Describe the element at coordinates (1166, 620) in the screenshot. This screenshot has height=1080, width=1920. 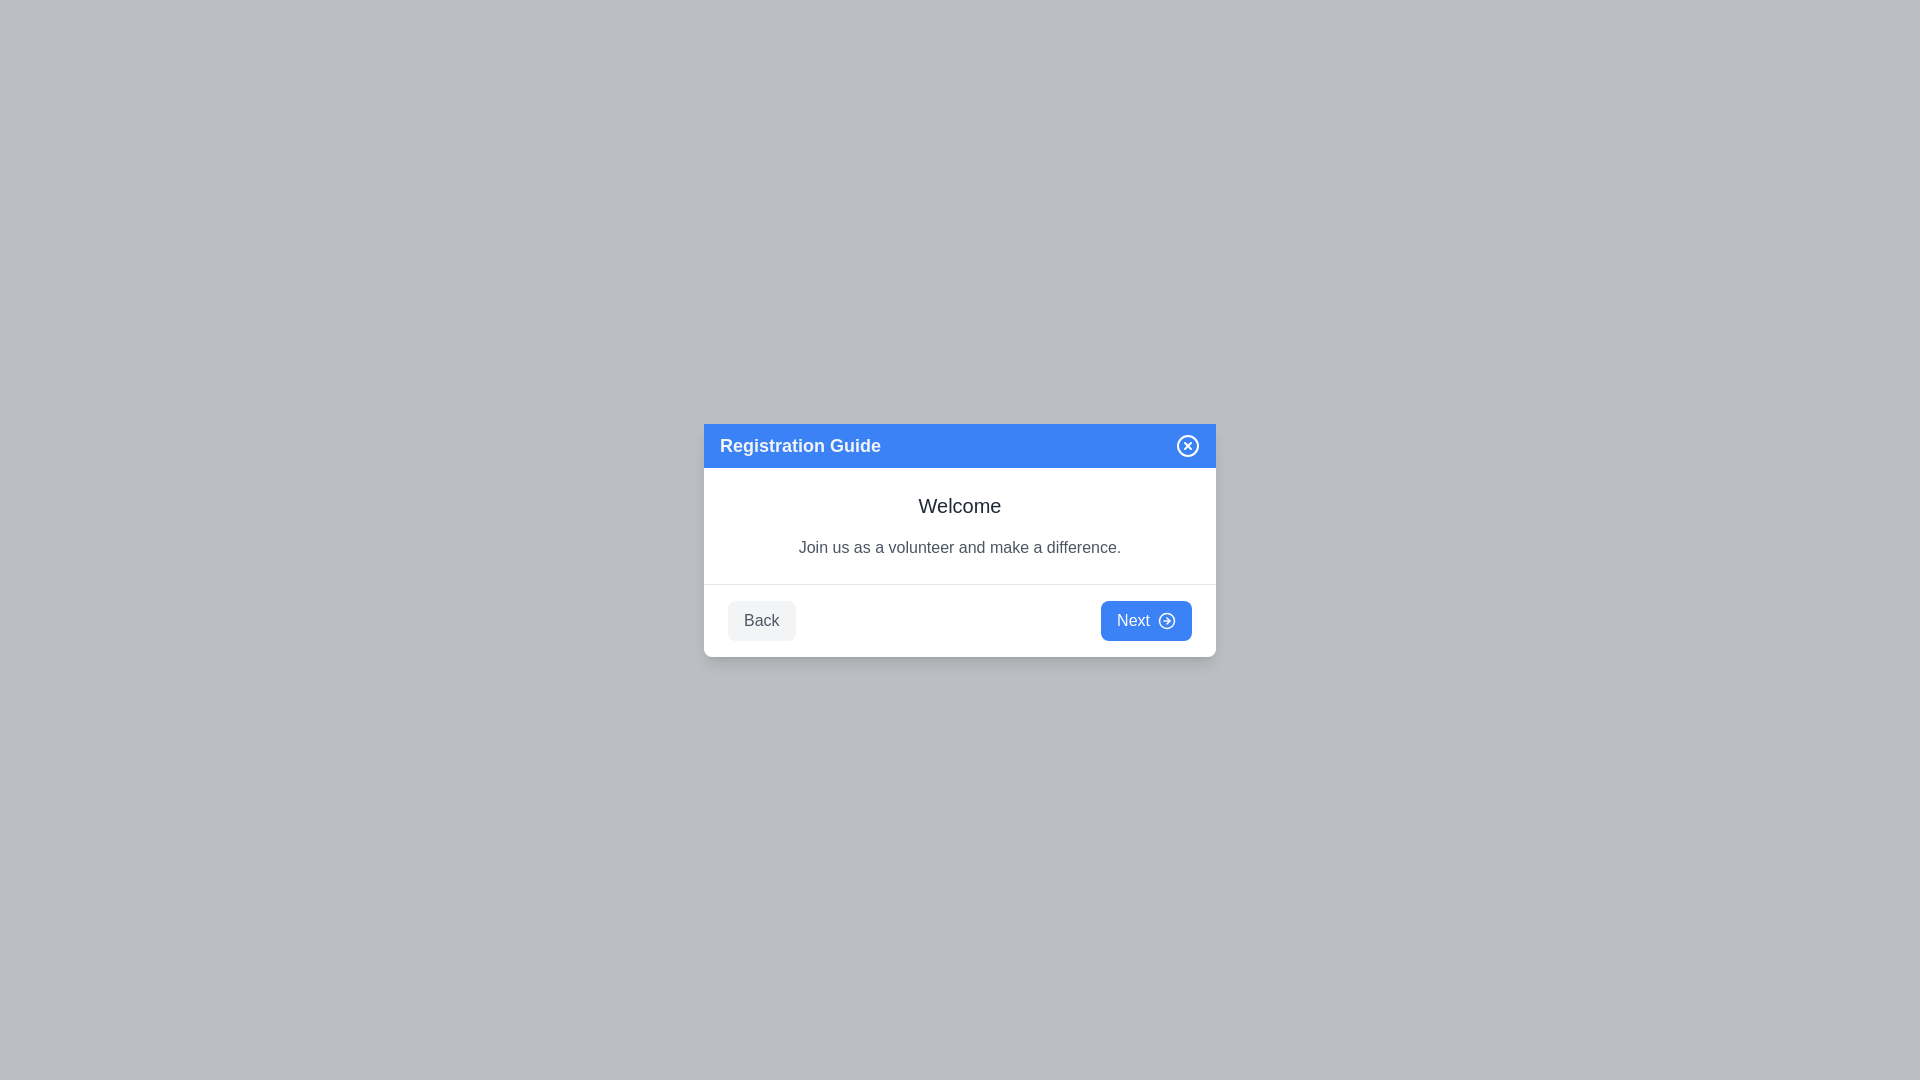
I see `the right-pointing arrow icon encircled in blue, which is positioned within the blue 'Next' button at the bottom-right corner of the modal dialog box` at that location.